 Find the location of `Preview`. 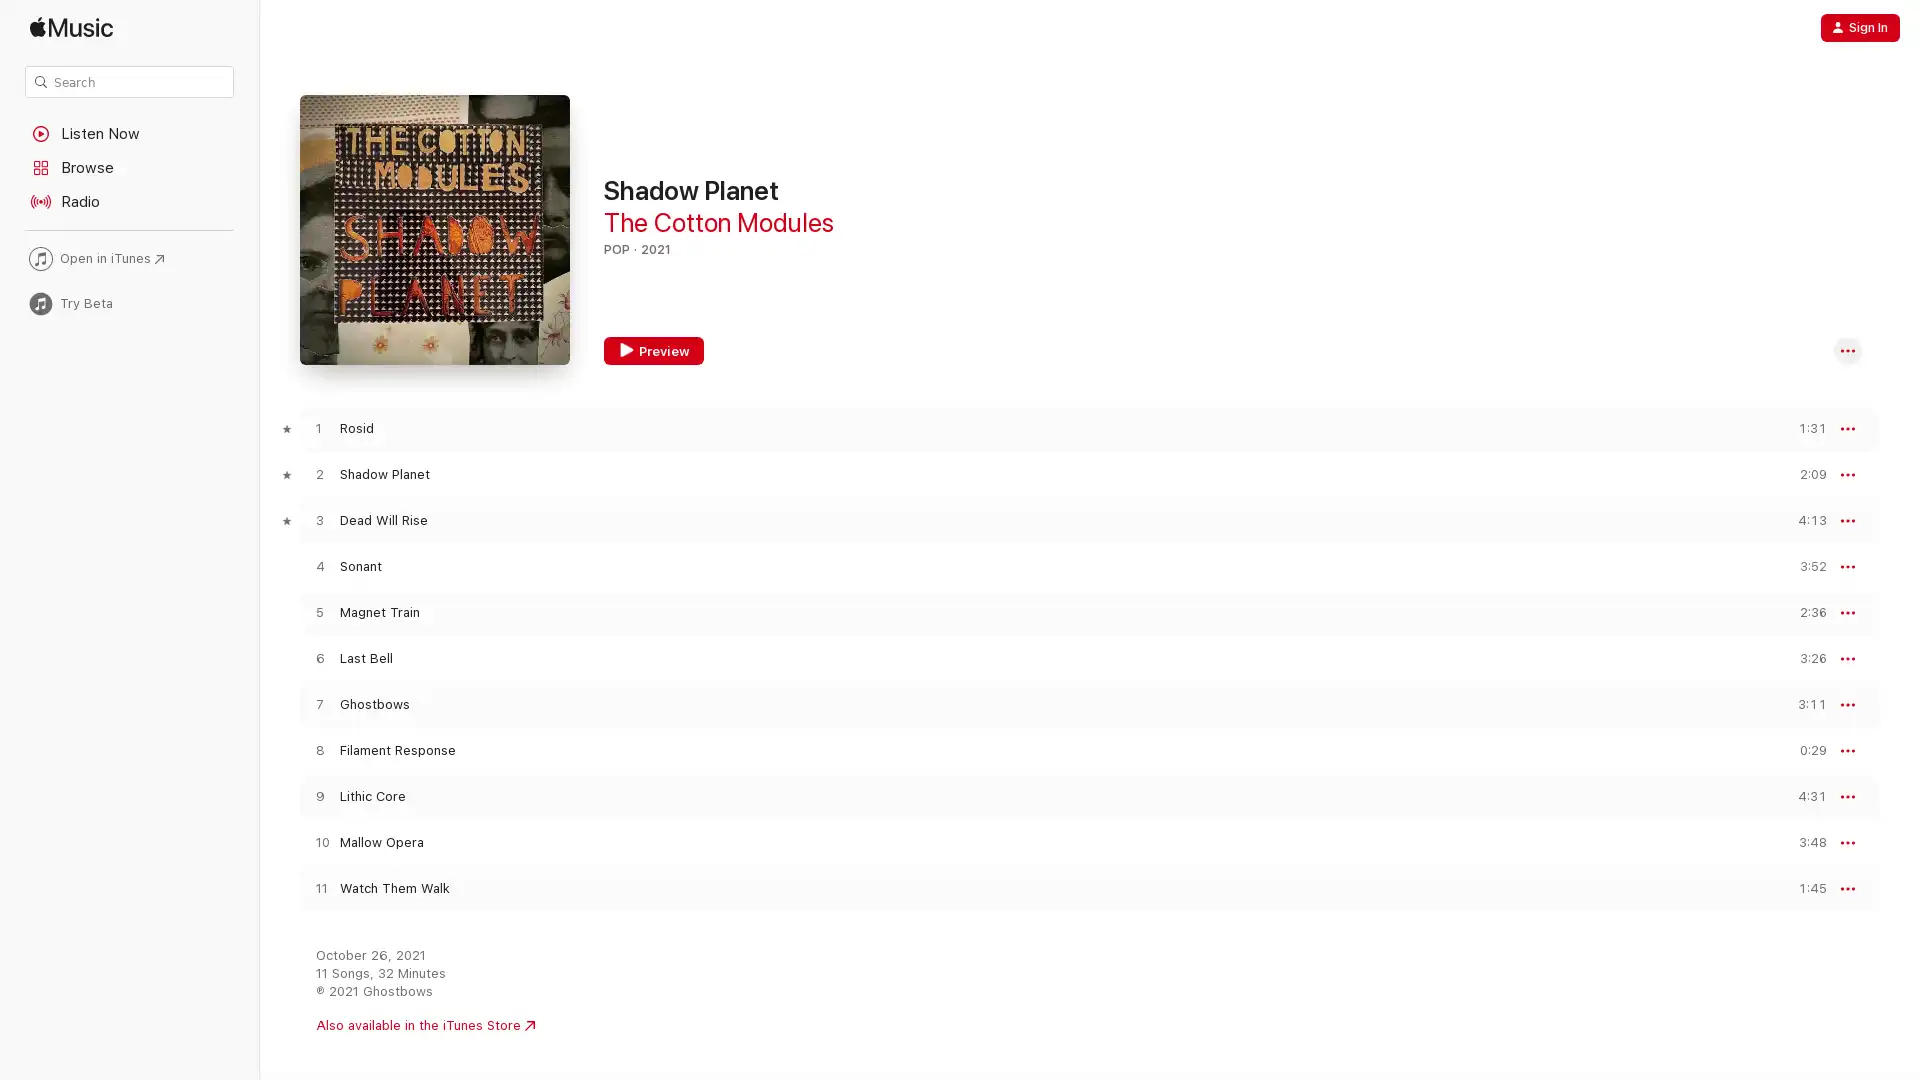

Preview is located at coordinates (1804, 611).